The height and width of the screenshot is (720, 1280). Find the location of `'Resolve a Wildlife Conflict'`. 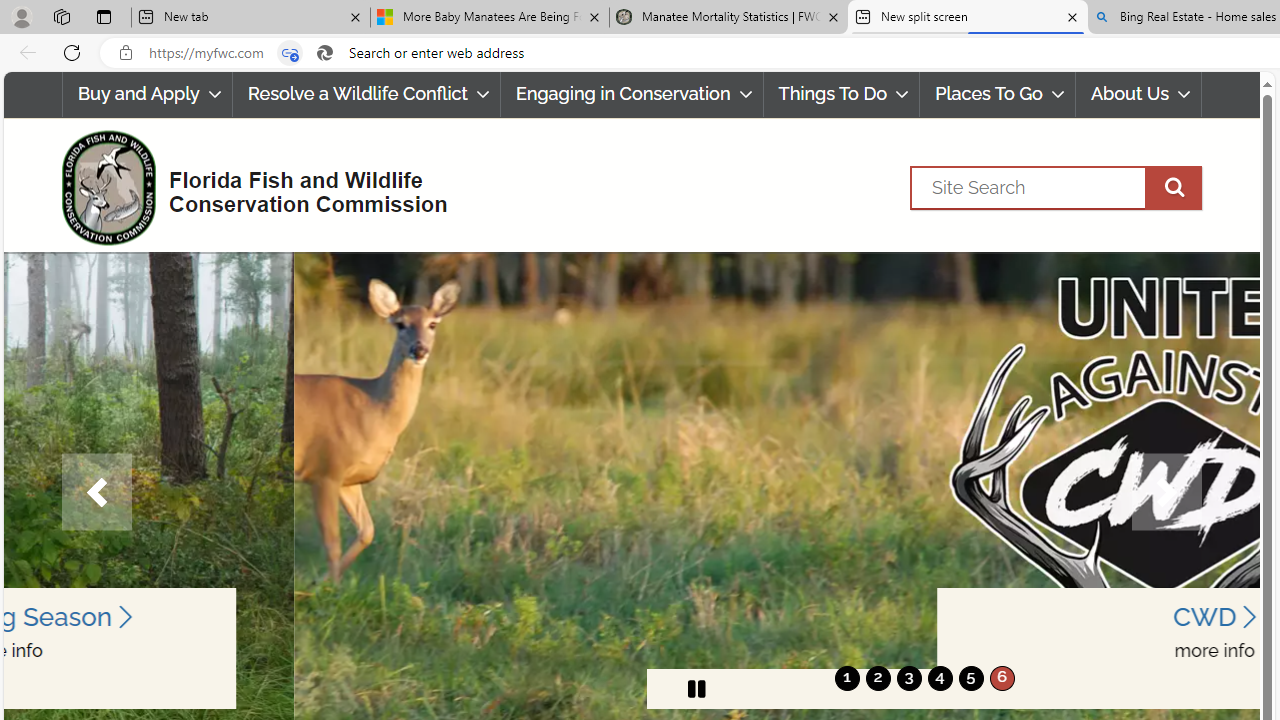

'Resolve a Wildlife Conflict' is located at coordinates (366, 94).